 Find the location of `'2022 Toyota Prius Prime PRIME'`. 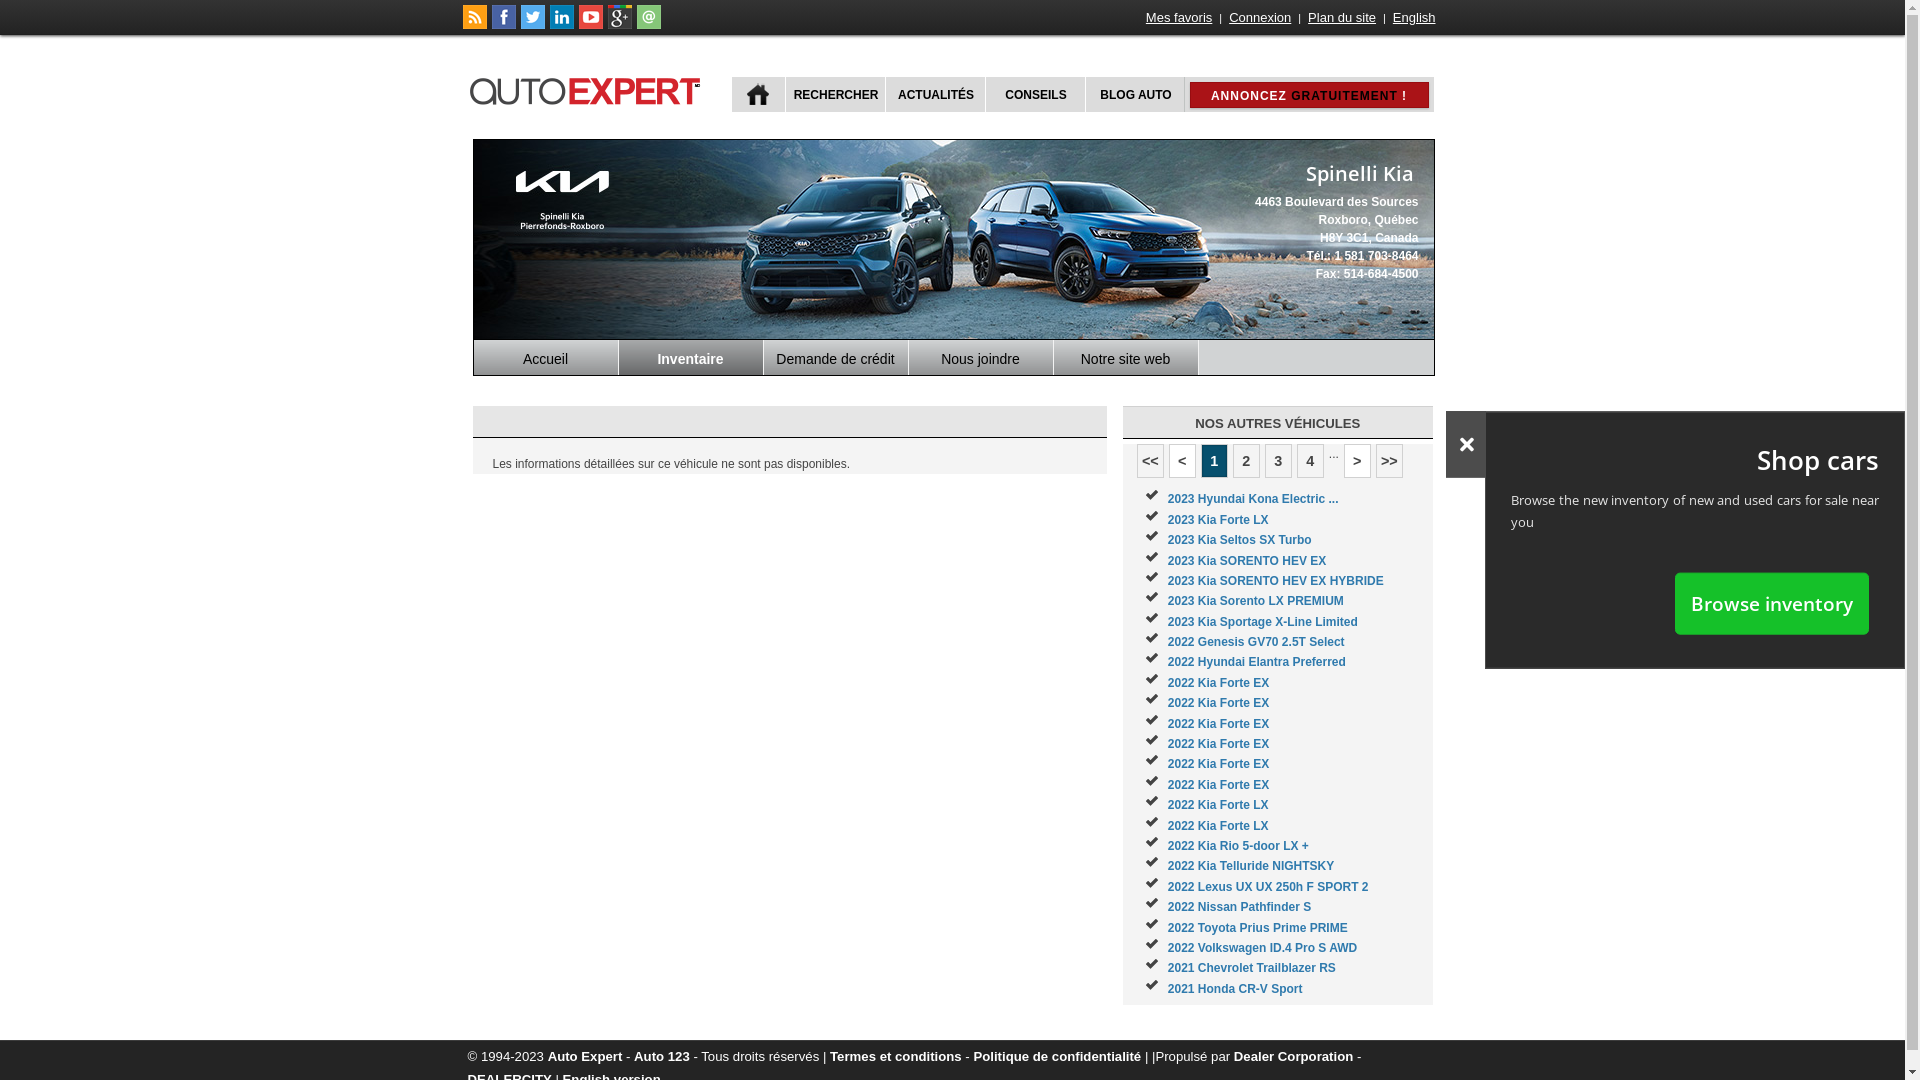

'2022 Toyota Prius Prime PRIME' is located at coordinates (1256, 928).